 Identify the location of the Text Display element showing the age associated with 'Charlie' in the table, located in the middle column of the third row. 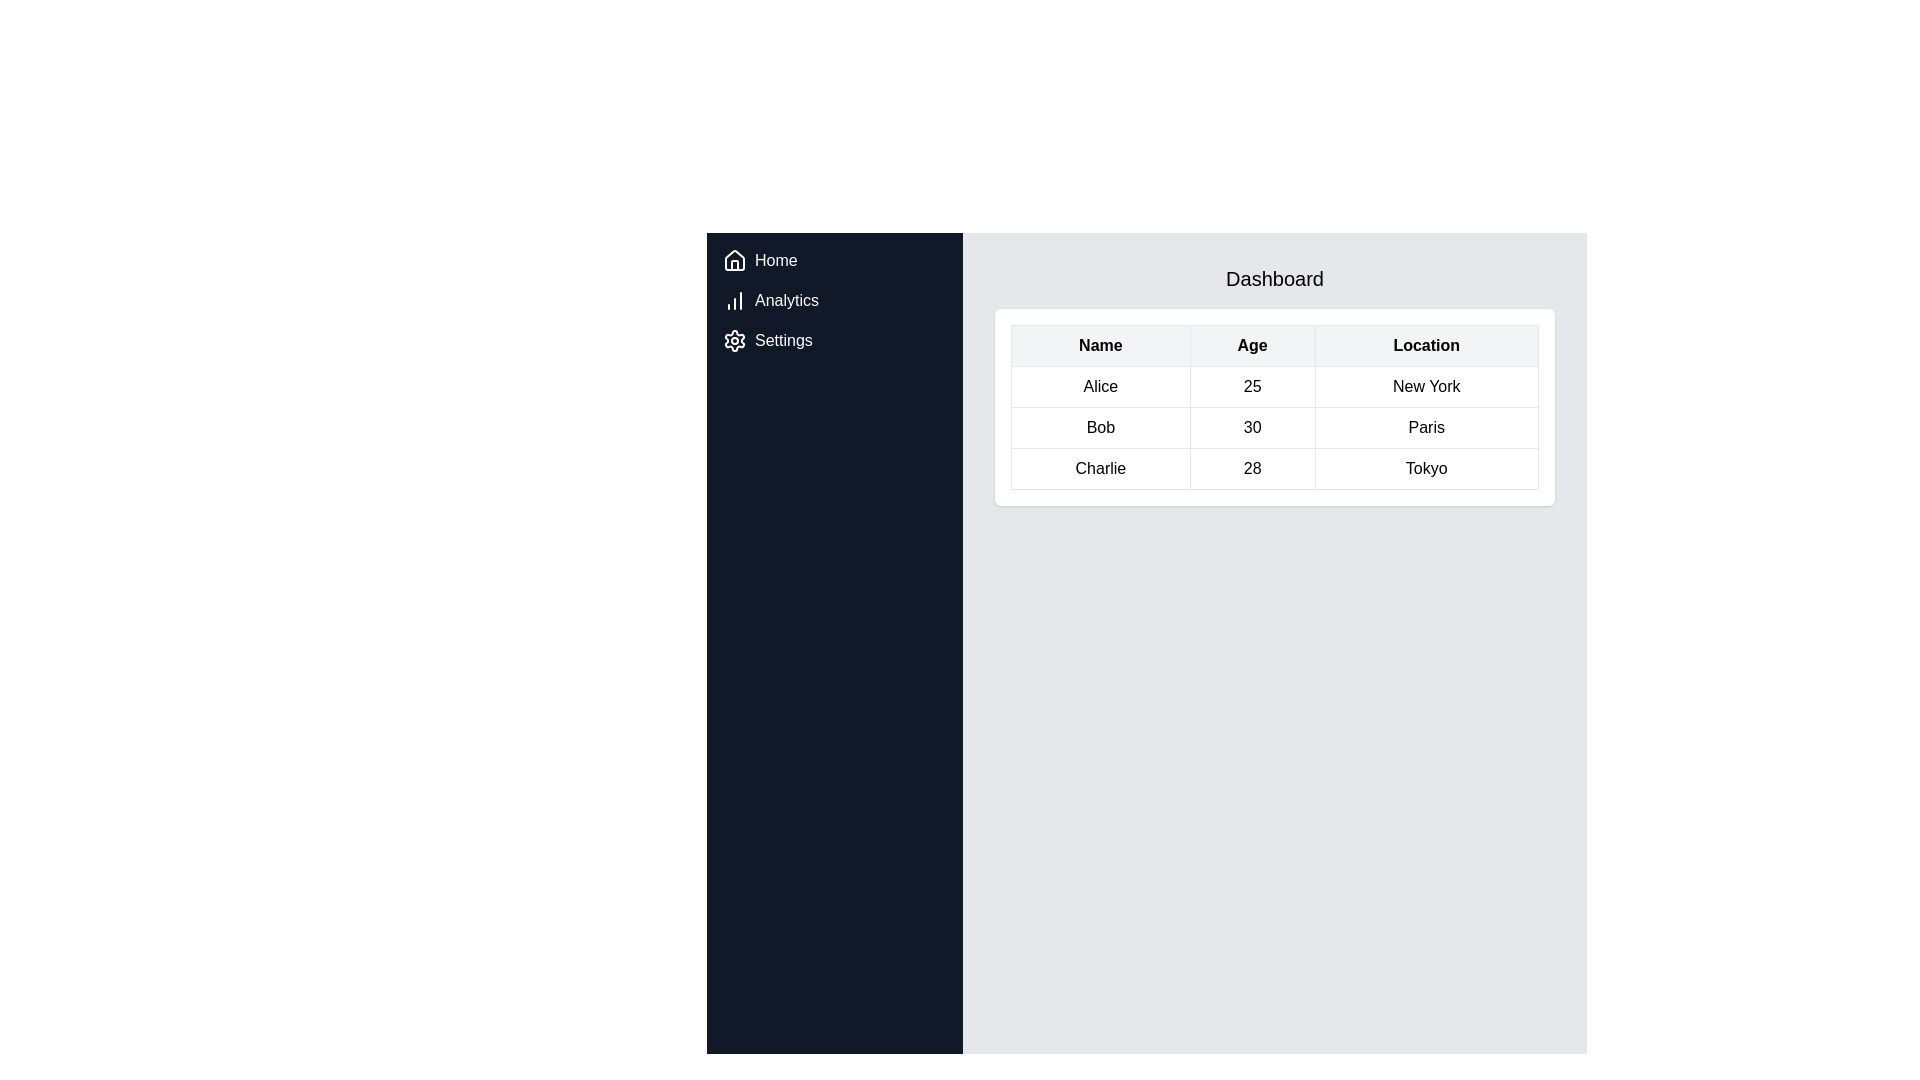
(1251, 469).